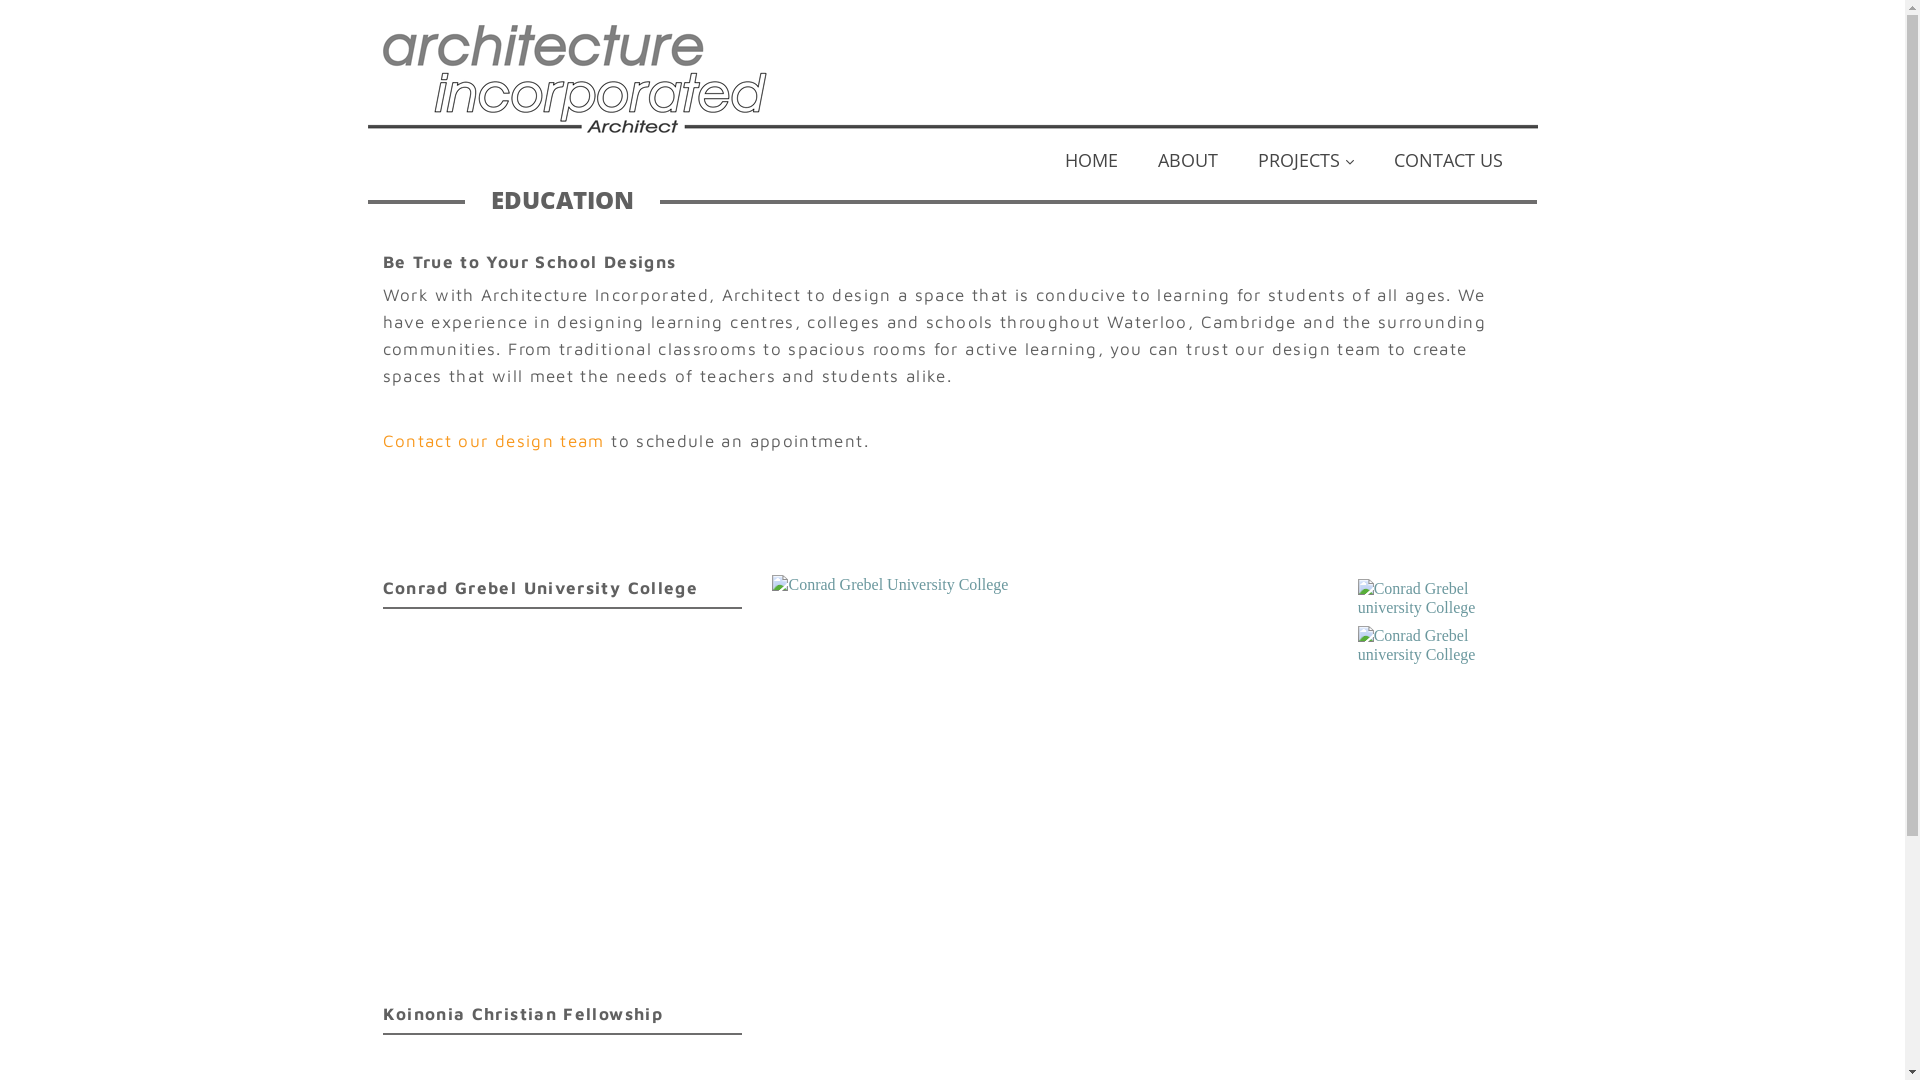 Image resolution: width=1920 pixels, height=1080 pixels. What do you see at coordinates (1448, 164) in the screenshot?
I see `'CONTACT US'` at bounding box center [1448, 164].